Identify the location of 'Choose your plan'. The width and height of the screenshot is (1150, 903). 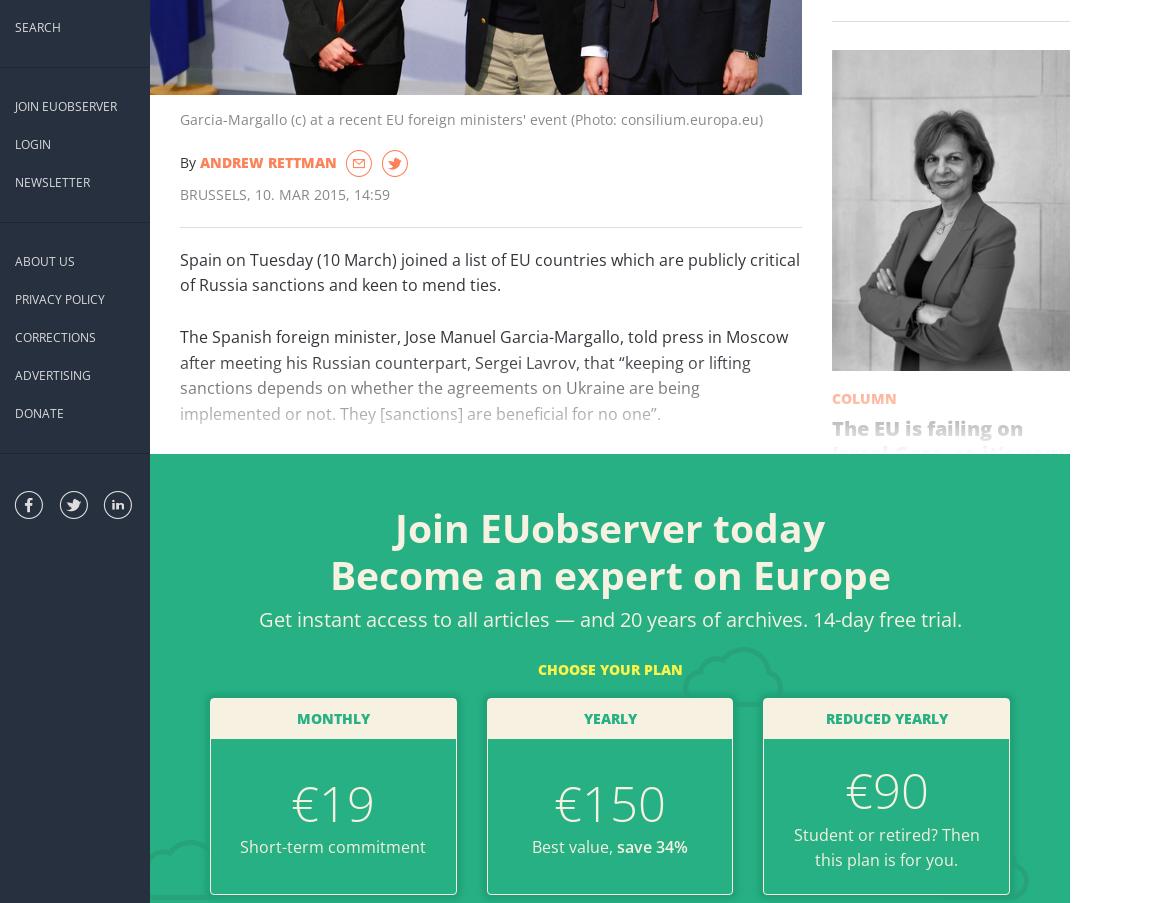
(537, 667).